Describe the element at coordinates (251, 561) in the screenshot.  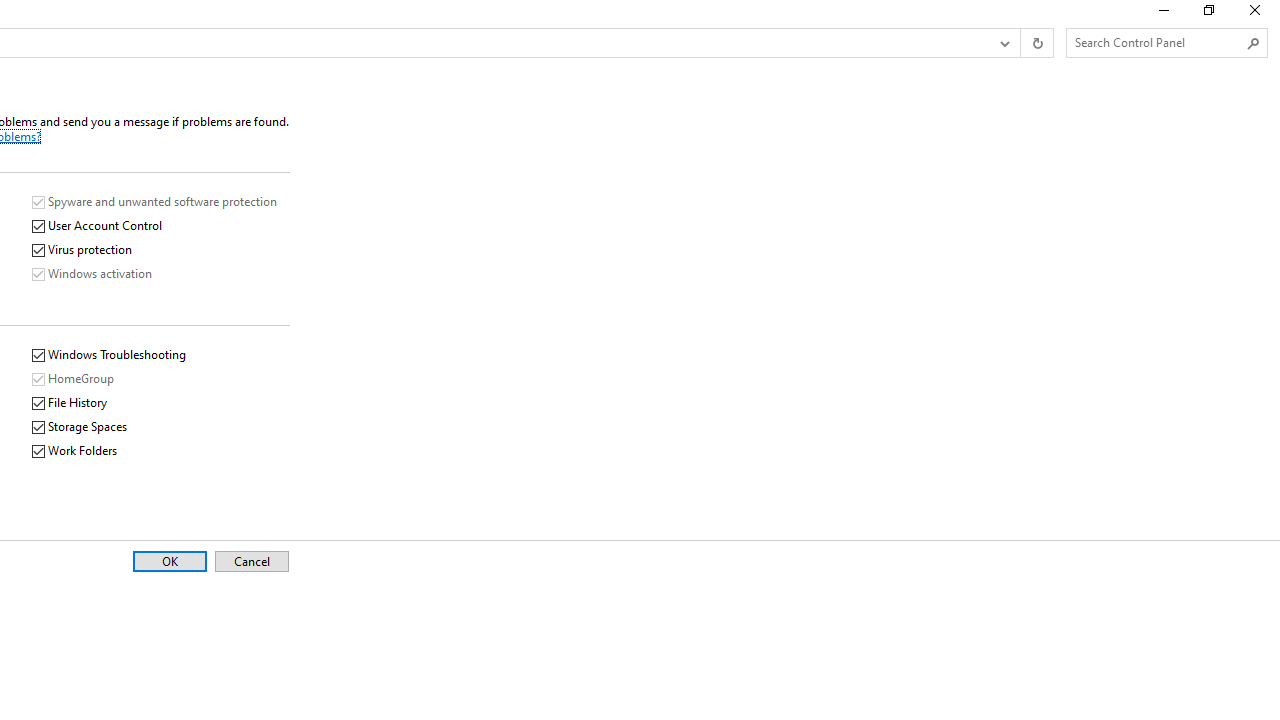
I see `'Cancel'` at that location.